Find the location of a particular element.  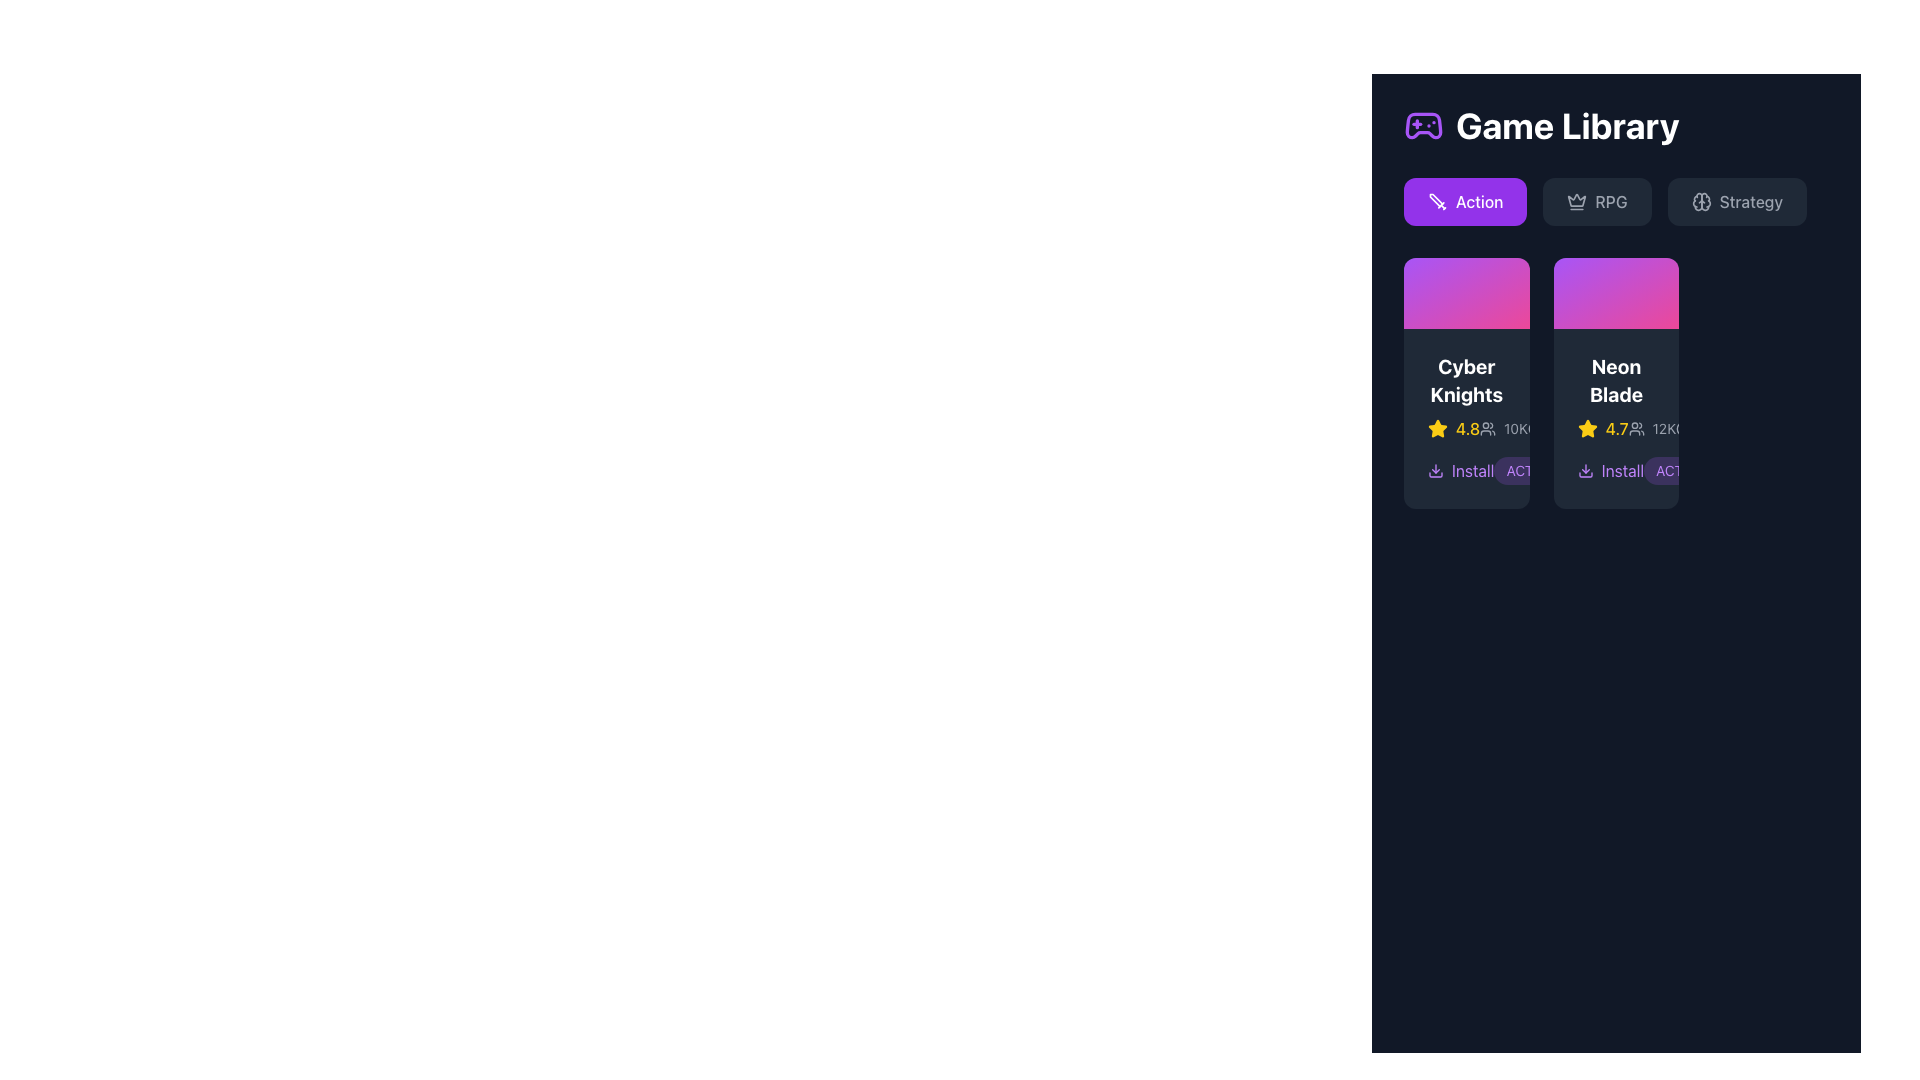

the text label reading 'Action' located within the first purple button in a row of category buttons near the top left corner of the interface is located at coordinates (1479, 201).